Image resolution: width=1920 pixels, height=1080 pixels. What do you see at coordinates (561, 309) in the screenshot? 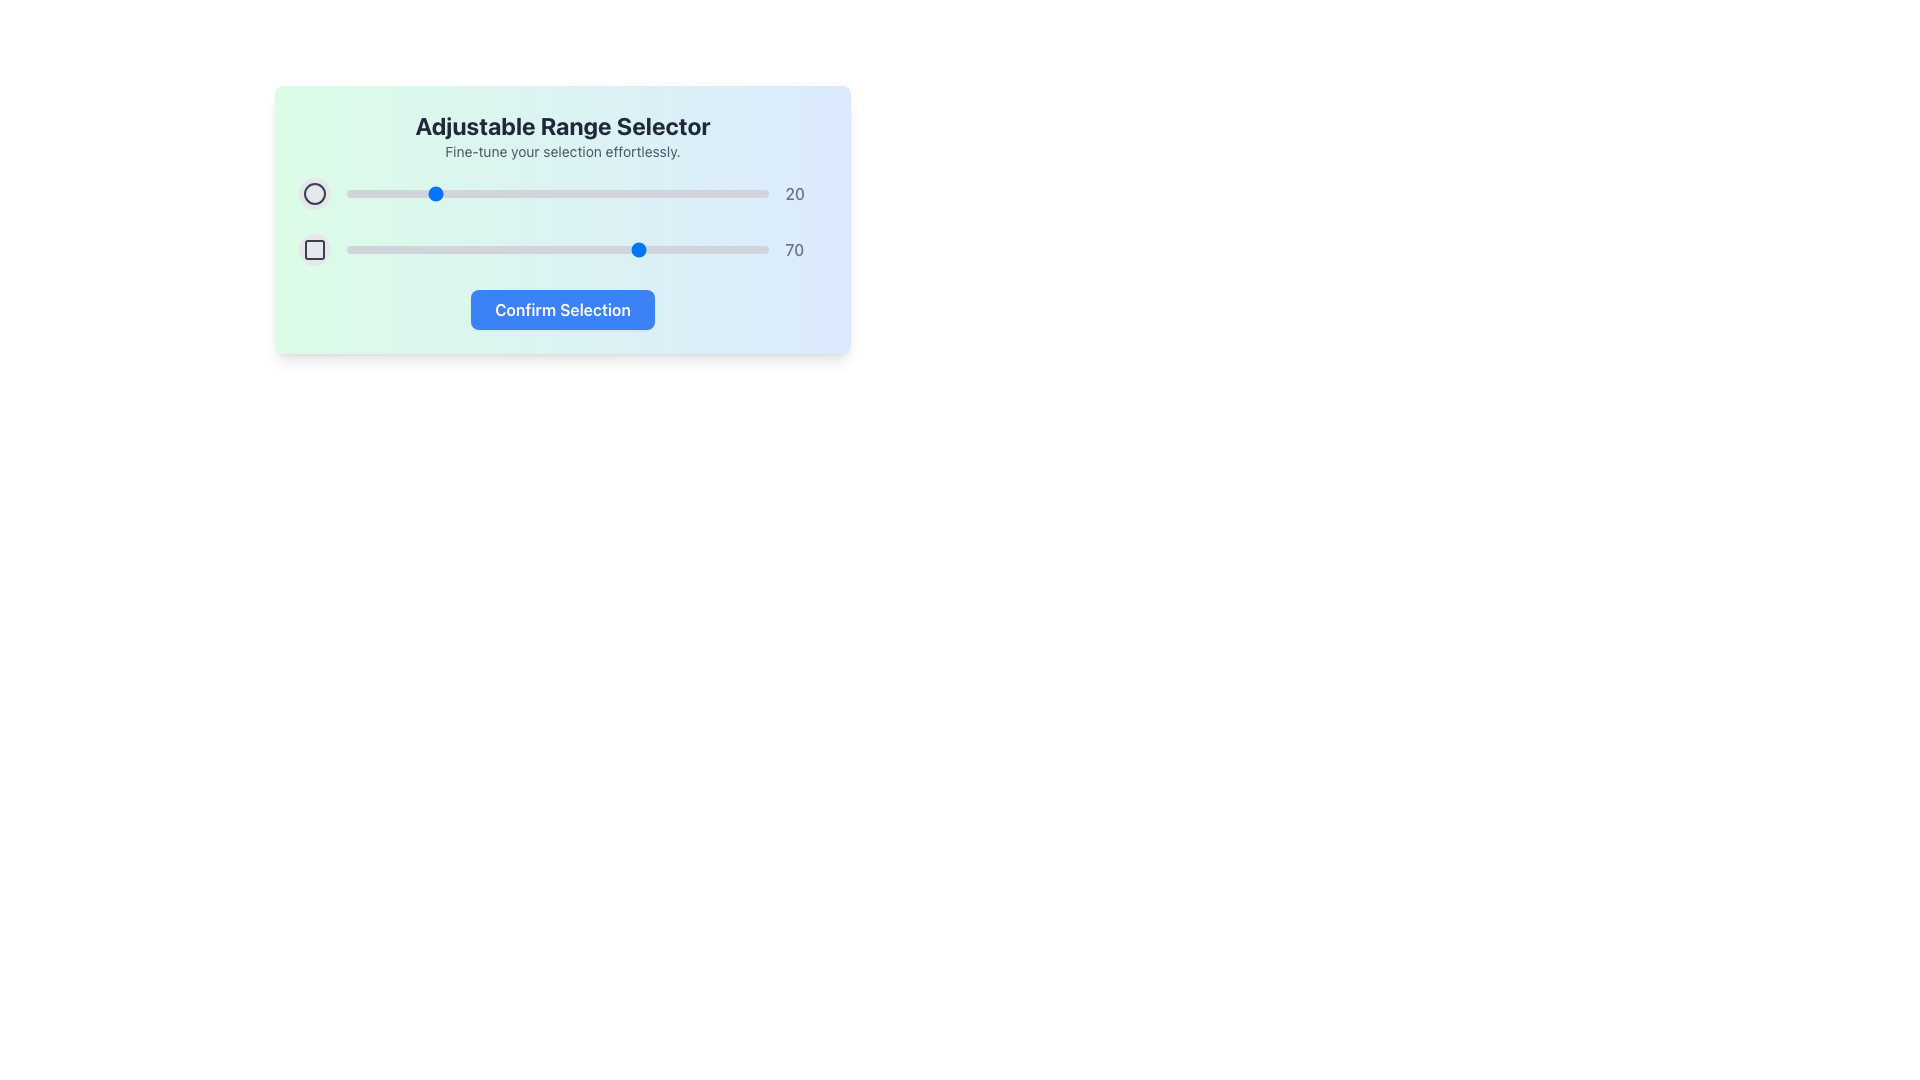
I see `the 'Confirm Selection' button with a bold blue background` at bounding box center [561, 309].